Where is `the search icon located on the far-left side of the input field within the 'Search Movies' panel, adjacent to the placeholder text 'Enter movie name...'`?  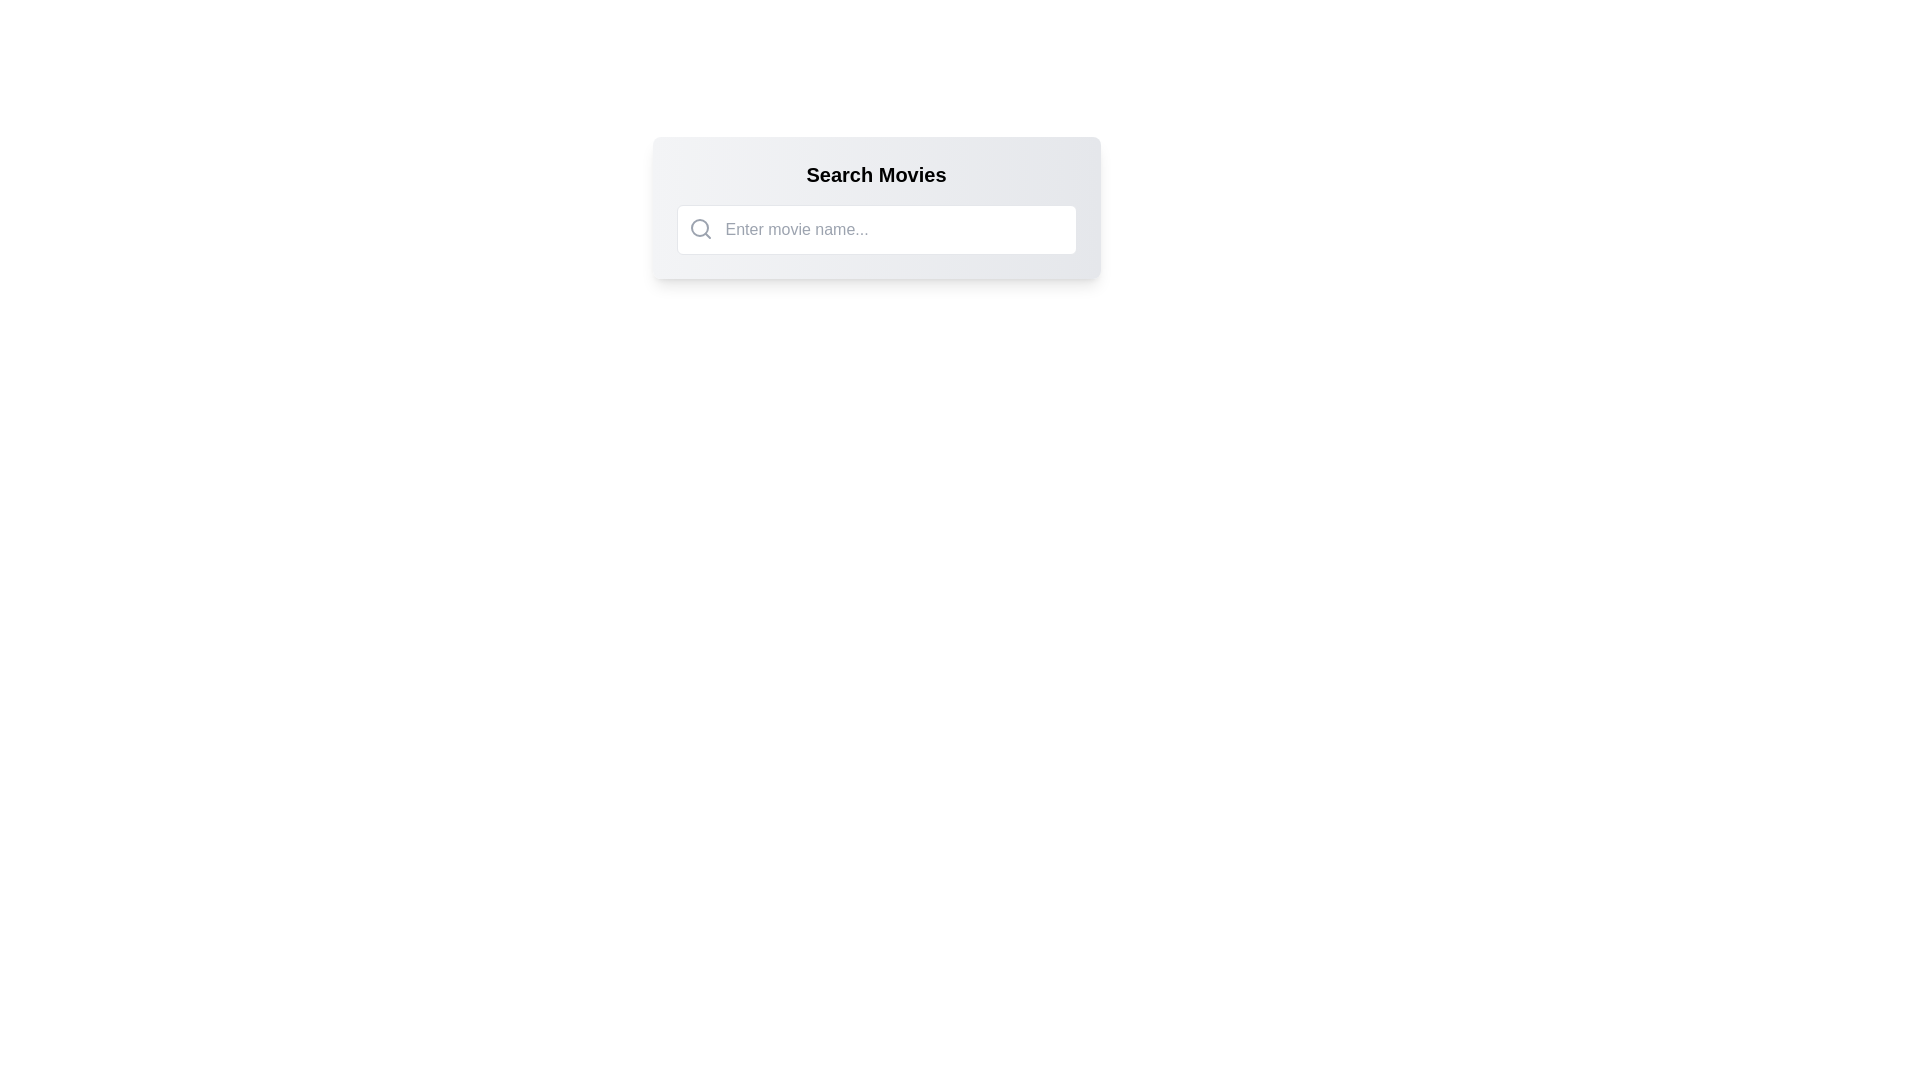 the search icon located on the far-left side of the input field within the 'Search Movies' panel, adjacent to the placeholder text 'Enter movie name...' is located at coordinates (700, 227).